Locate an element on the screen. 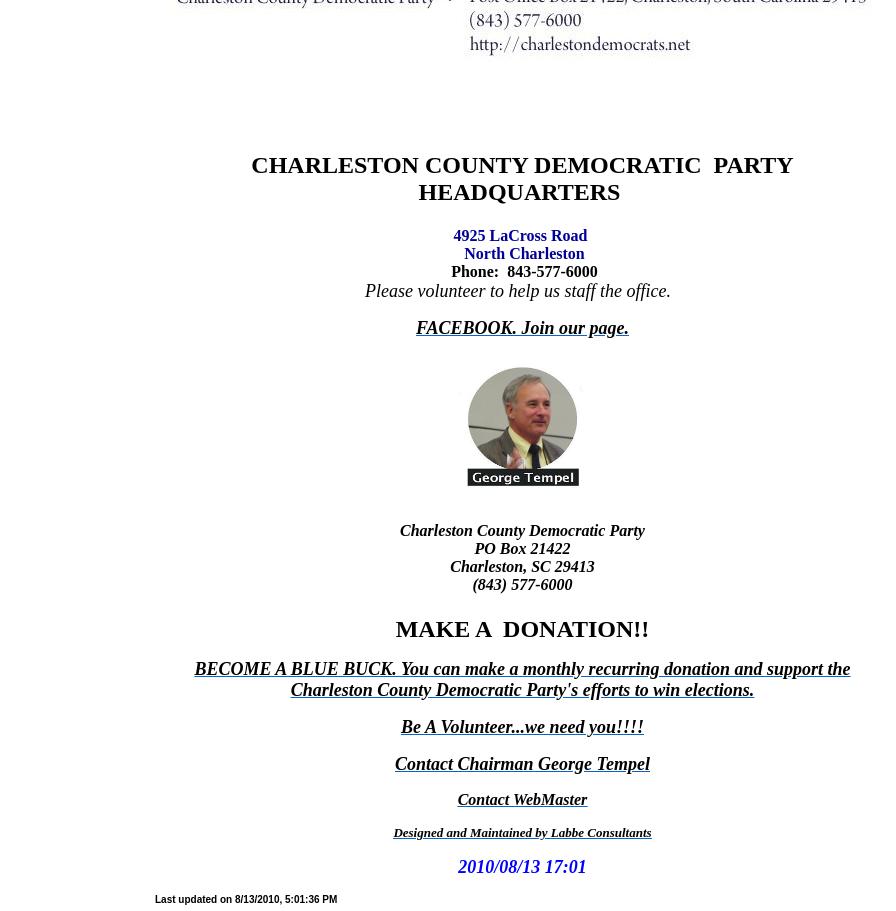 The width and height of the screenshot is (896, 911). 'Last updated on 8/13/2010, 5:01:36 PM' is located at coordinates (155, 898).